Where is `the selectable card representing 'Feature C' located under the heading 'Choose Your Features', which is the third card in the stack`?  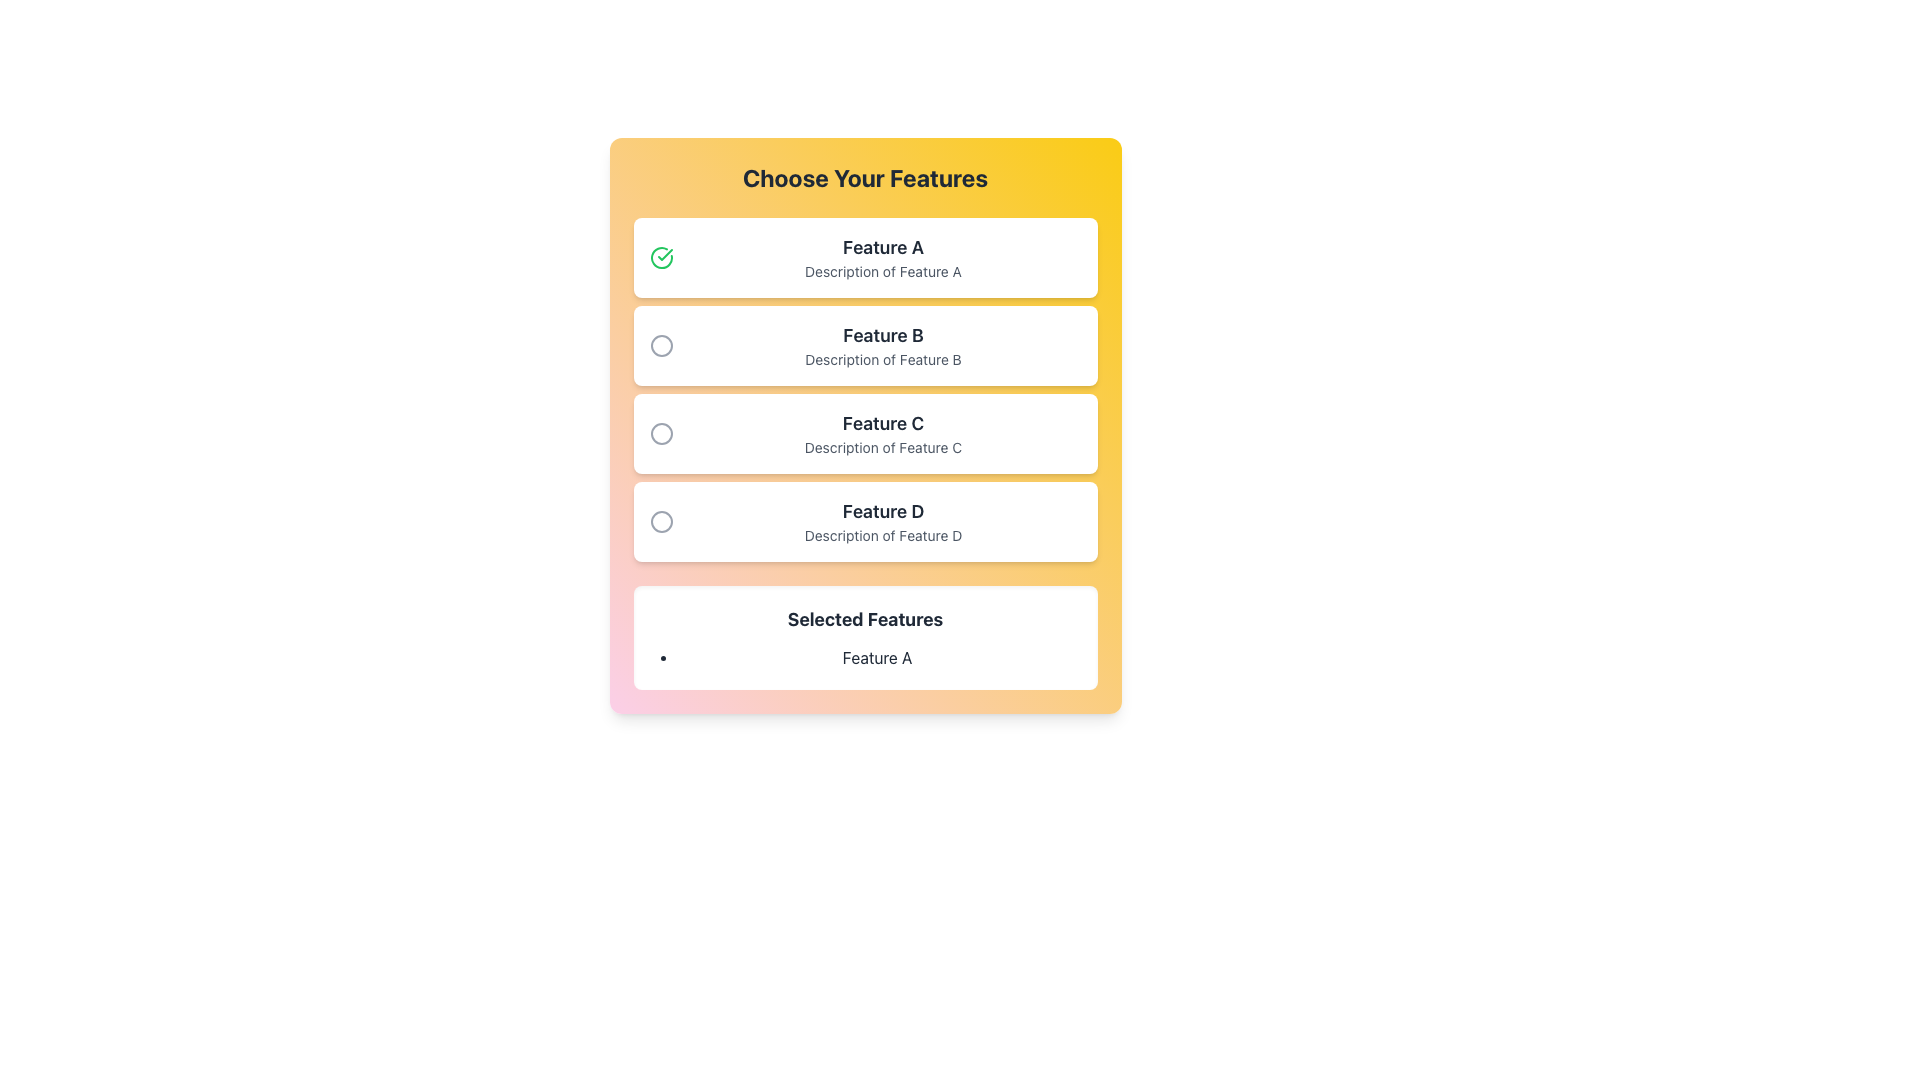
the selectable card representing 'Feature C' located under the heading 'Choose Your Features', which is the third card in the stack is located at coordinates (865, 433).